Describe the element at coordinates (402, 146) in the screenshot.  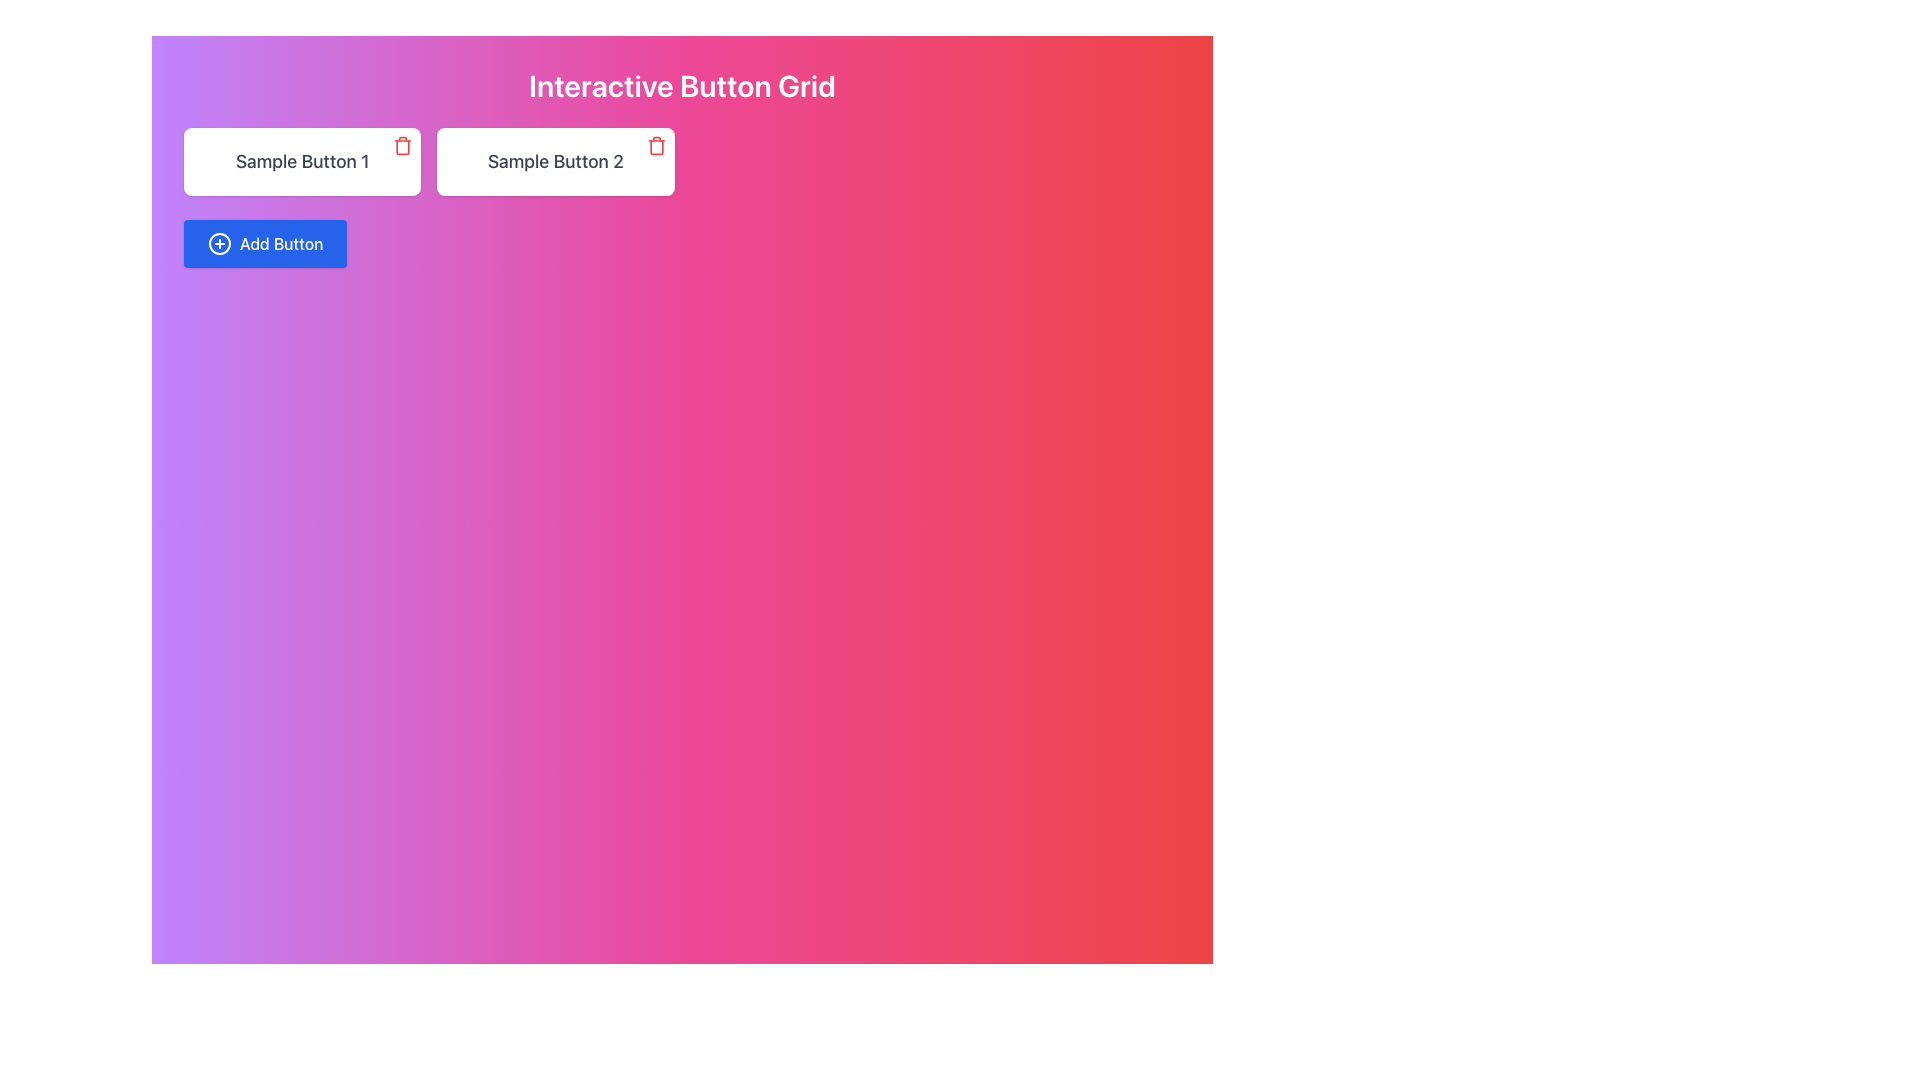
I see `the trash bin icon located in the top-right corner of its grouping` at that location.